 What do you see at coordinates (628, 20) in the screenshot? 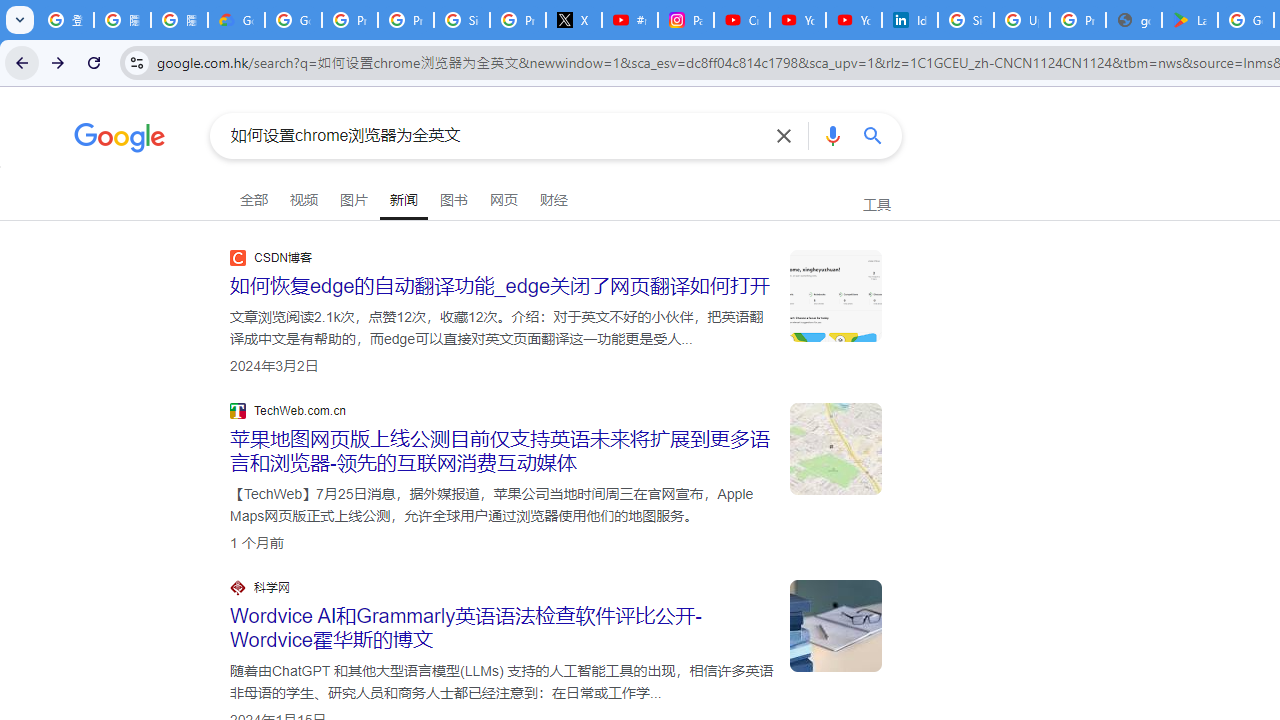
I see `'#nbabasketballhighlights - YouTube'` at bounding box center [628, 20].